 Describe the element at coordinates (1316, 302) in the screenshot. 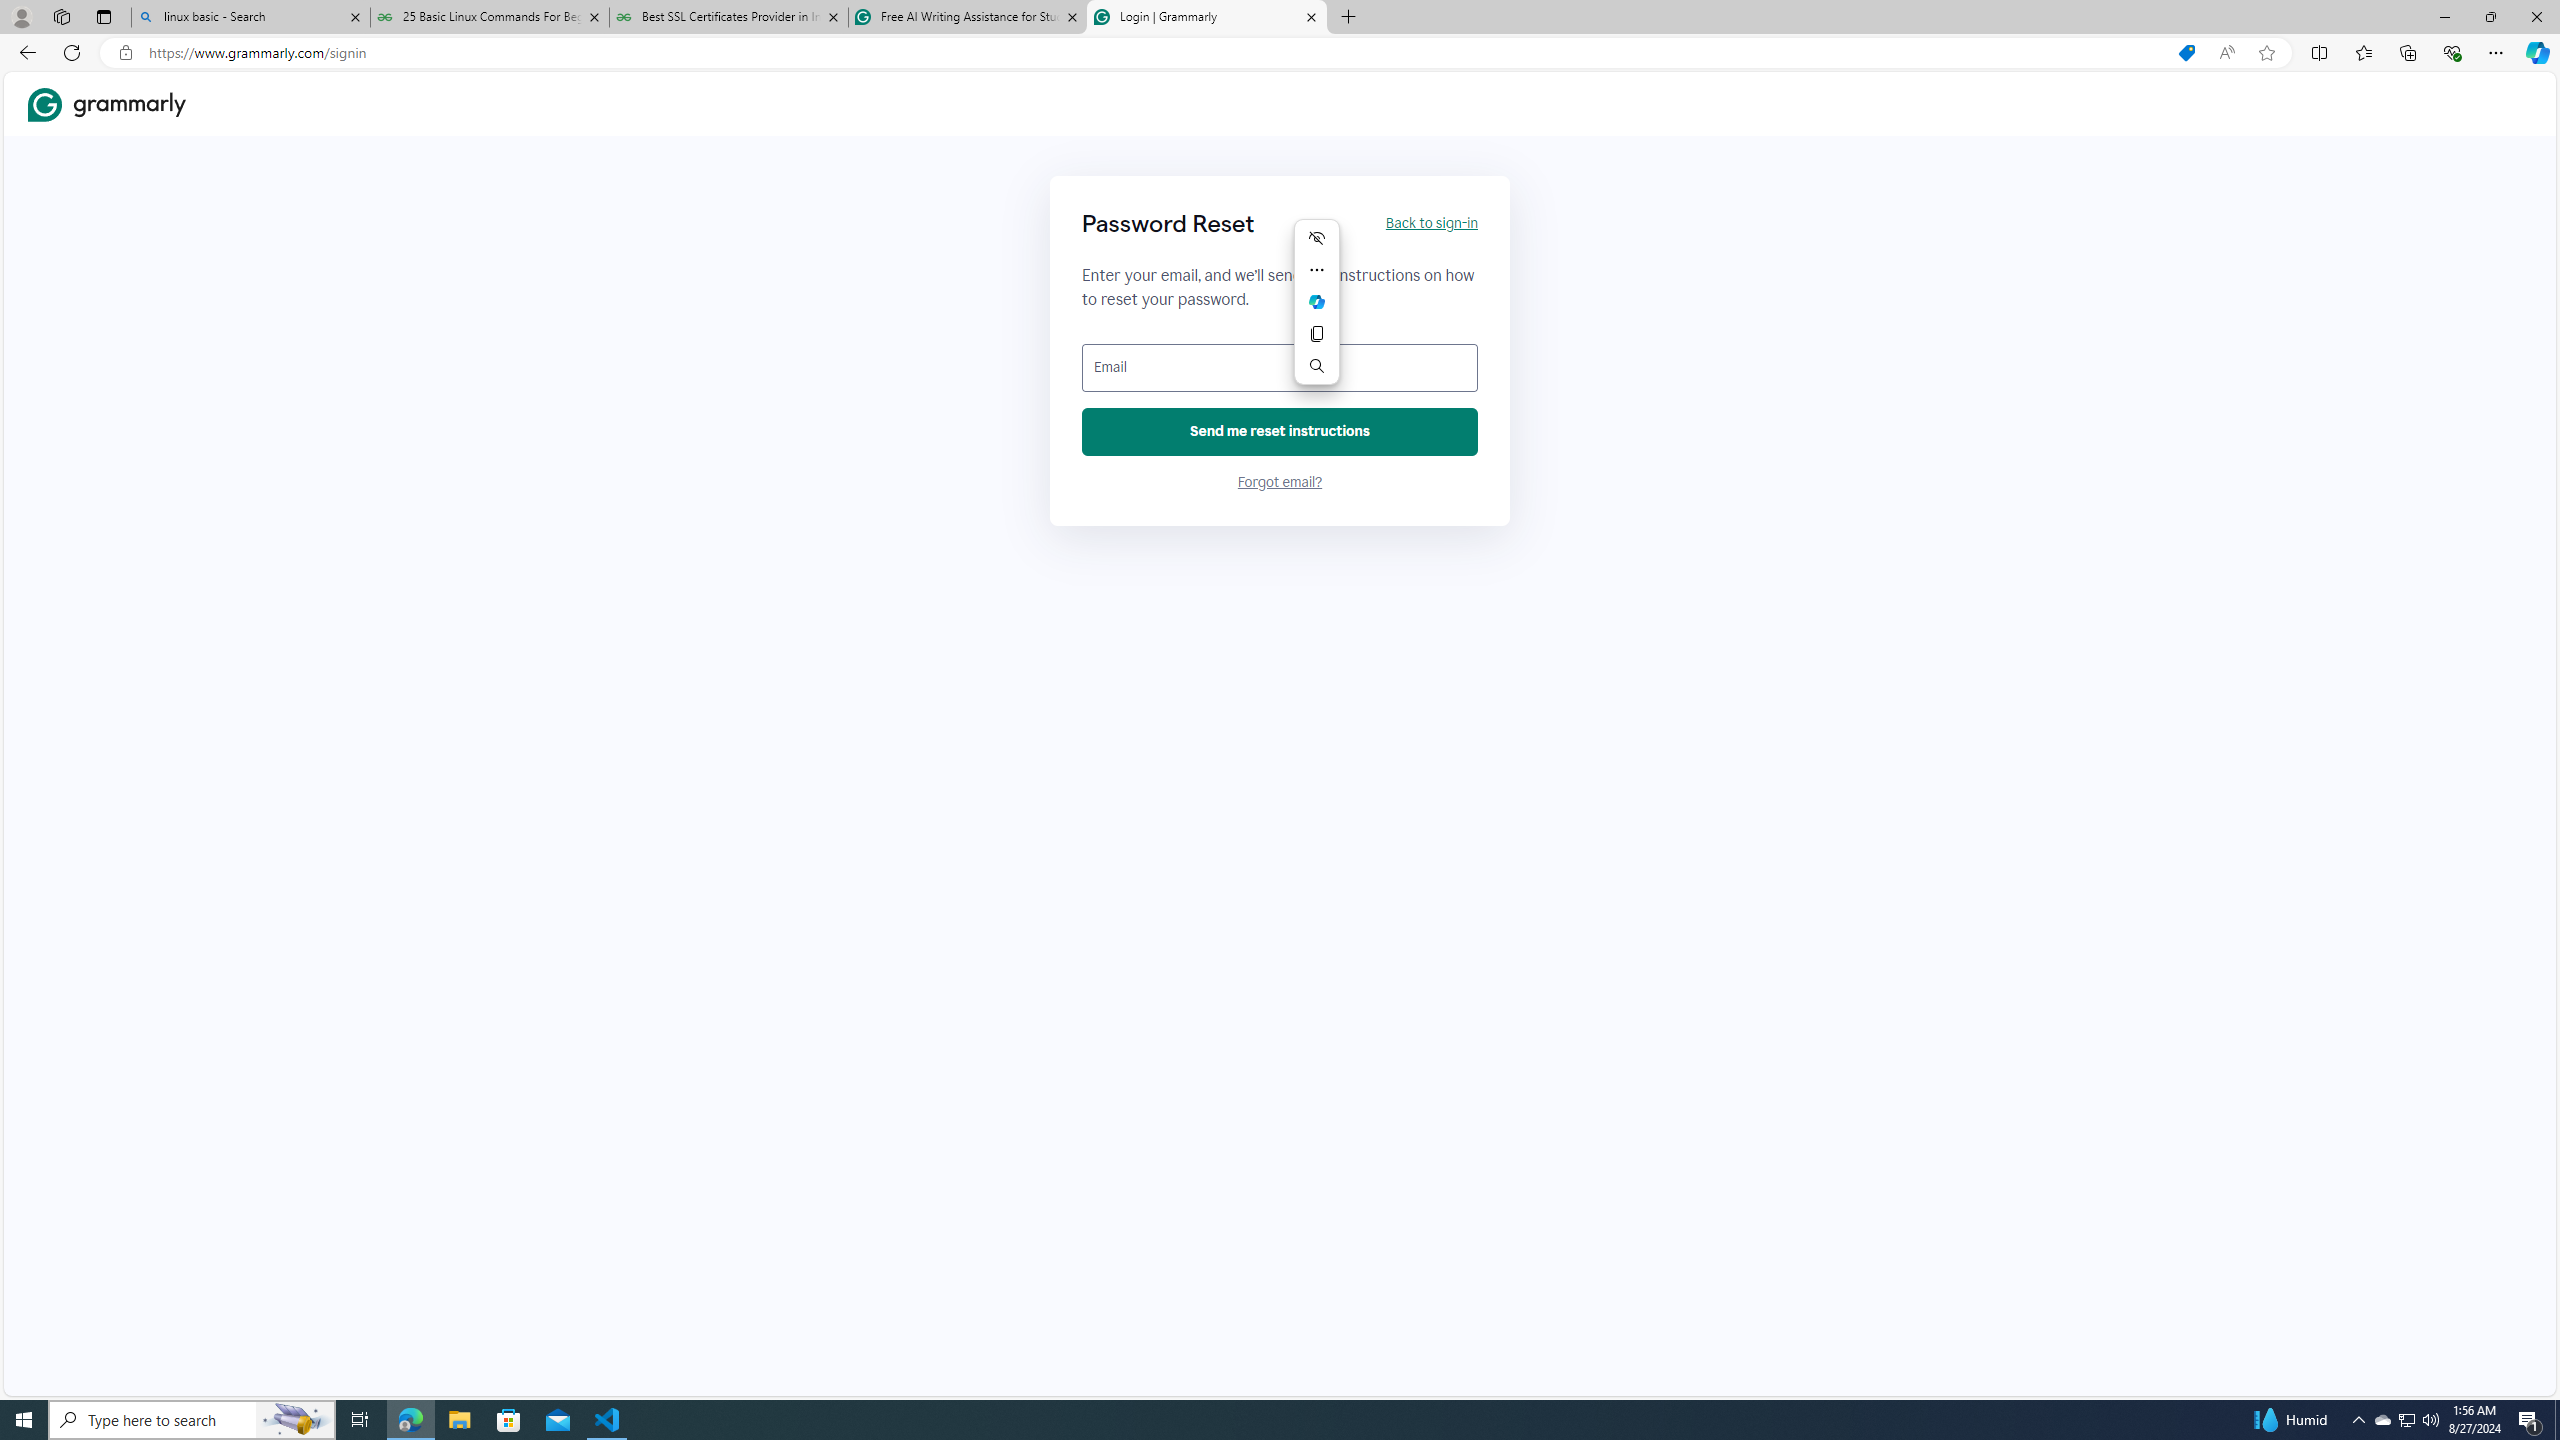

I see `'Ask Copilot'` at that location.